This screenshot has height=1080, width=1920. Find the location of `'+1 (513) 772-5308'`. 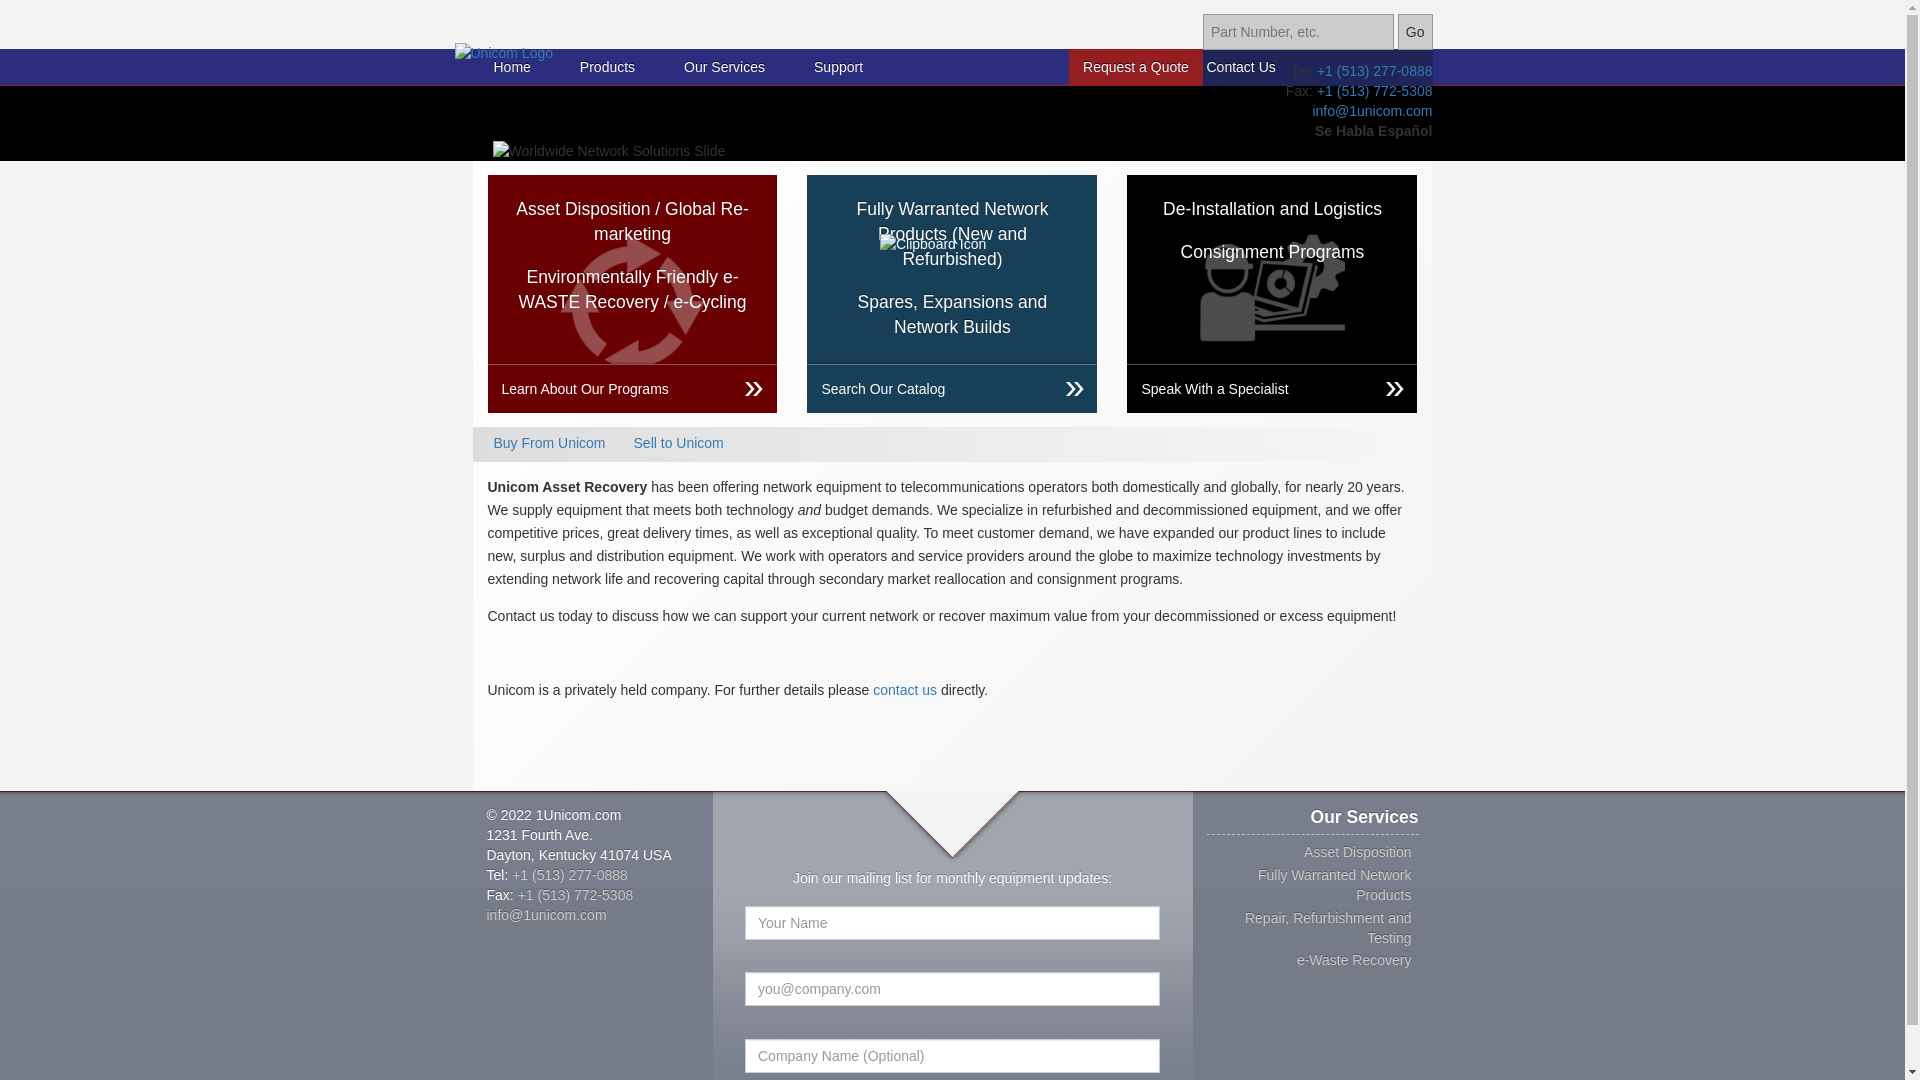

'+1 (513) 772-5308' is located at coordinates (575, 893).